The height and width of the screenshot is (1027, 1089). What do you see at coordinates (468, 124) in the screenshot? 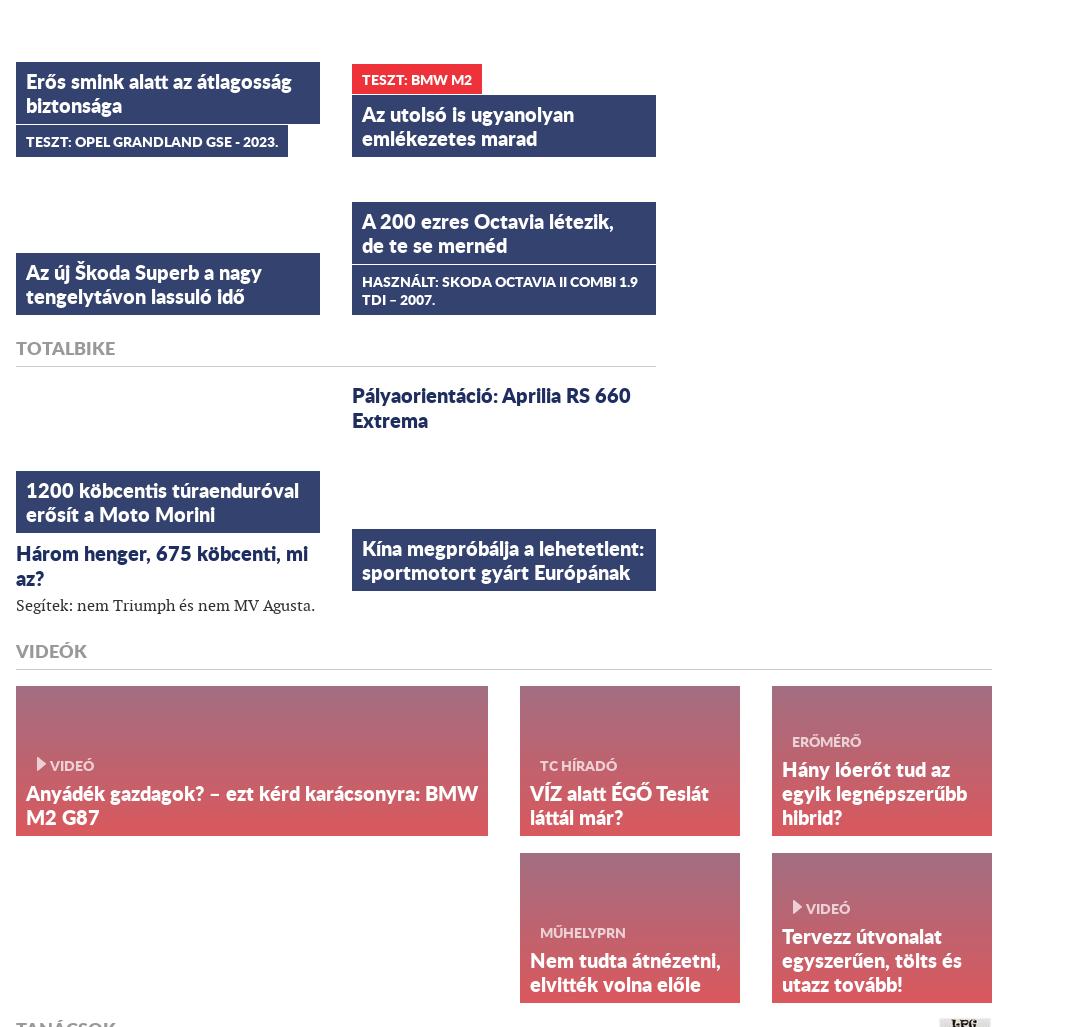
I see `'Az utolsó is ugyanolyan emlékezetes marad'` at bounding box center [468, 124].